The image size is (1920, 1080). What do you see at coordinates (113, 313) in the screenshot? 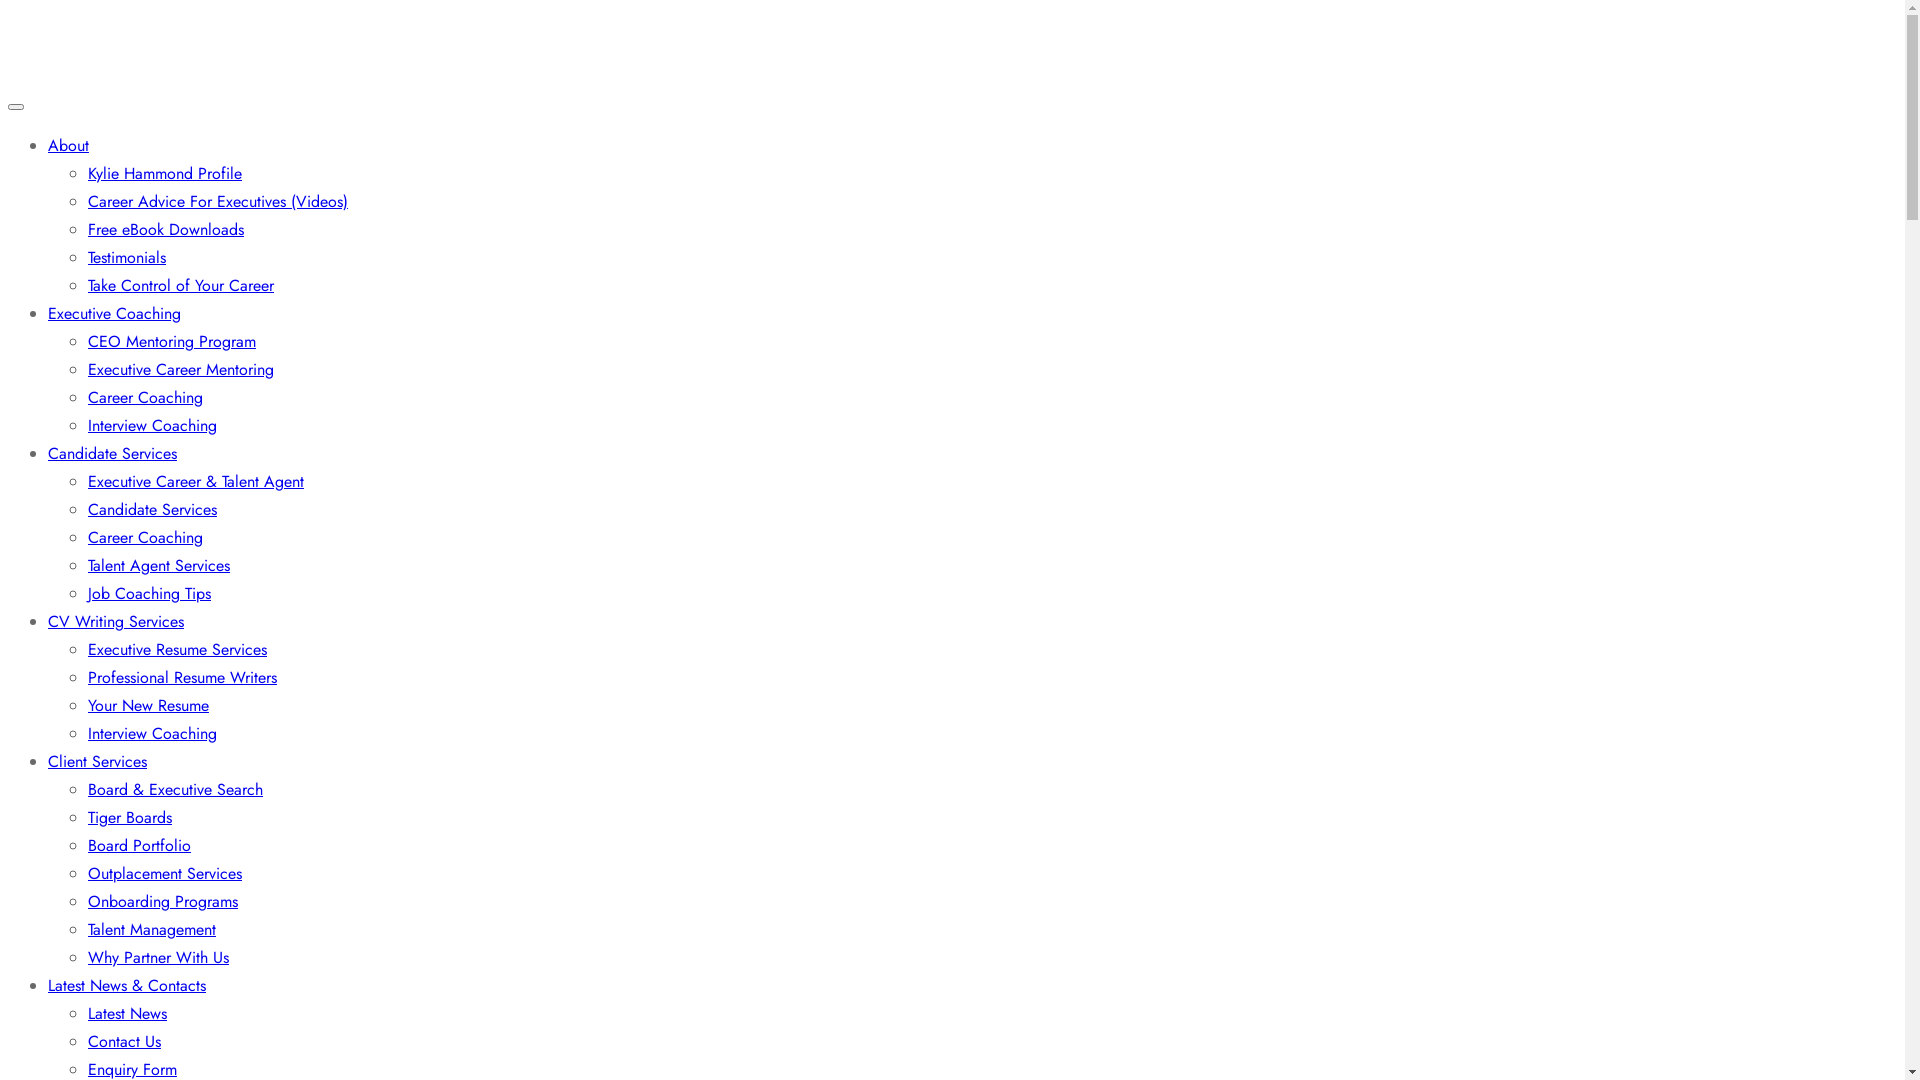
I see `'Executive Coaching'` at bounding box center [113, 313].